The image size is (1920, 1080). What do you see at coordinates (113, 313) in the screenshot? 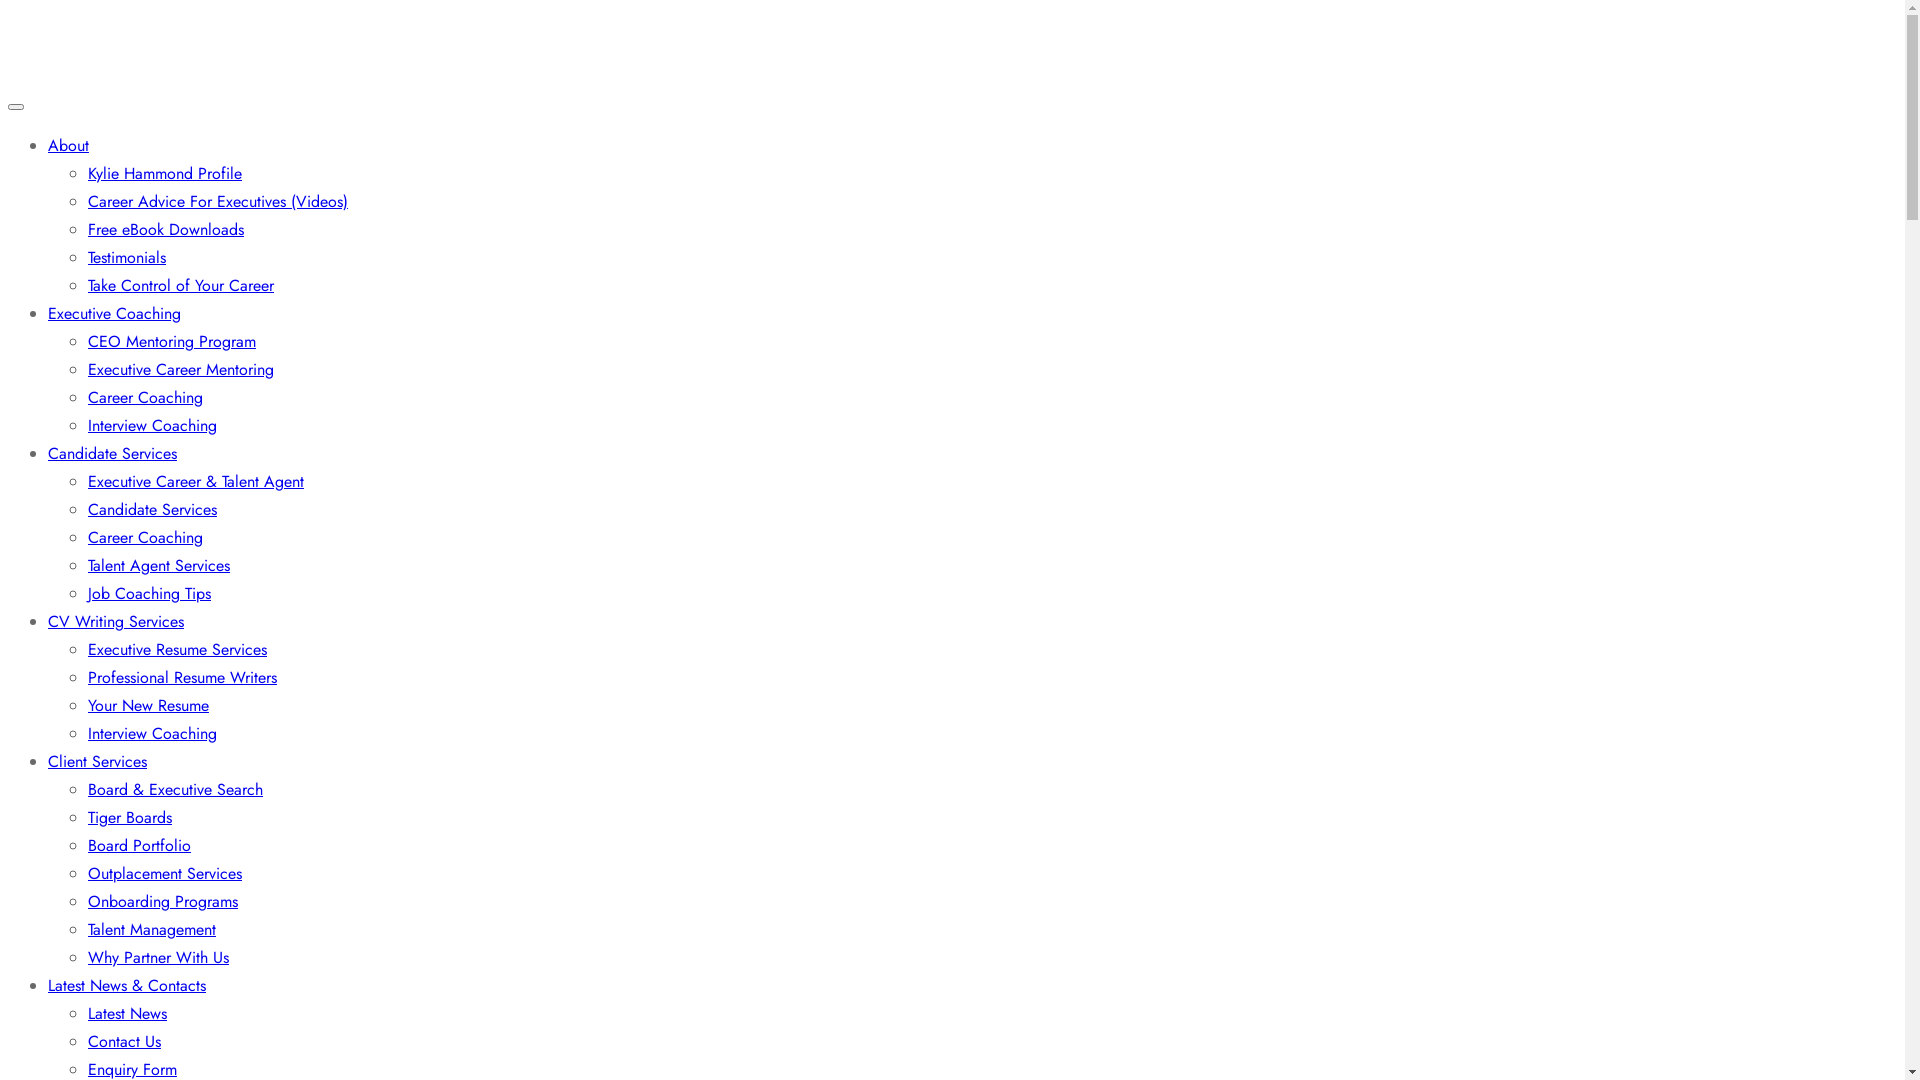
I see `'Executive Coaching'` at bounding box center [113, 313].